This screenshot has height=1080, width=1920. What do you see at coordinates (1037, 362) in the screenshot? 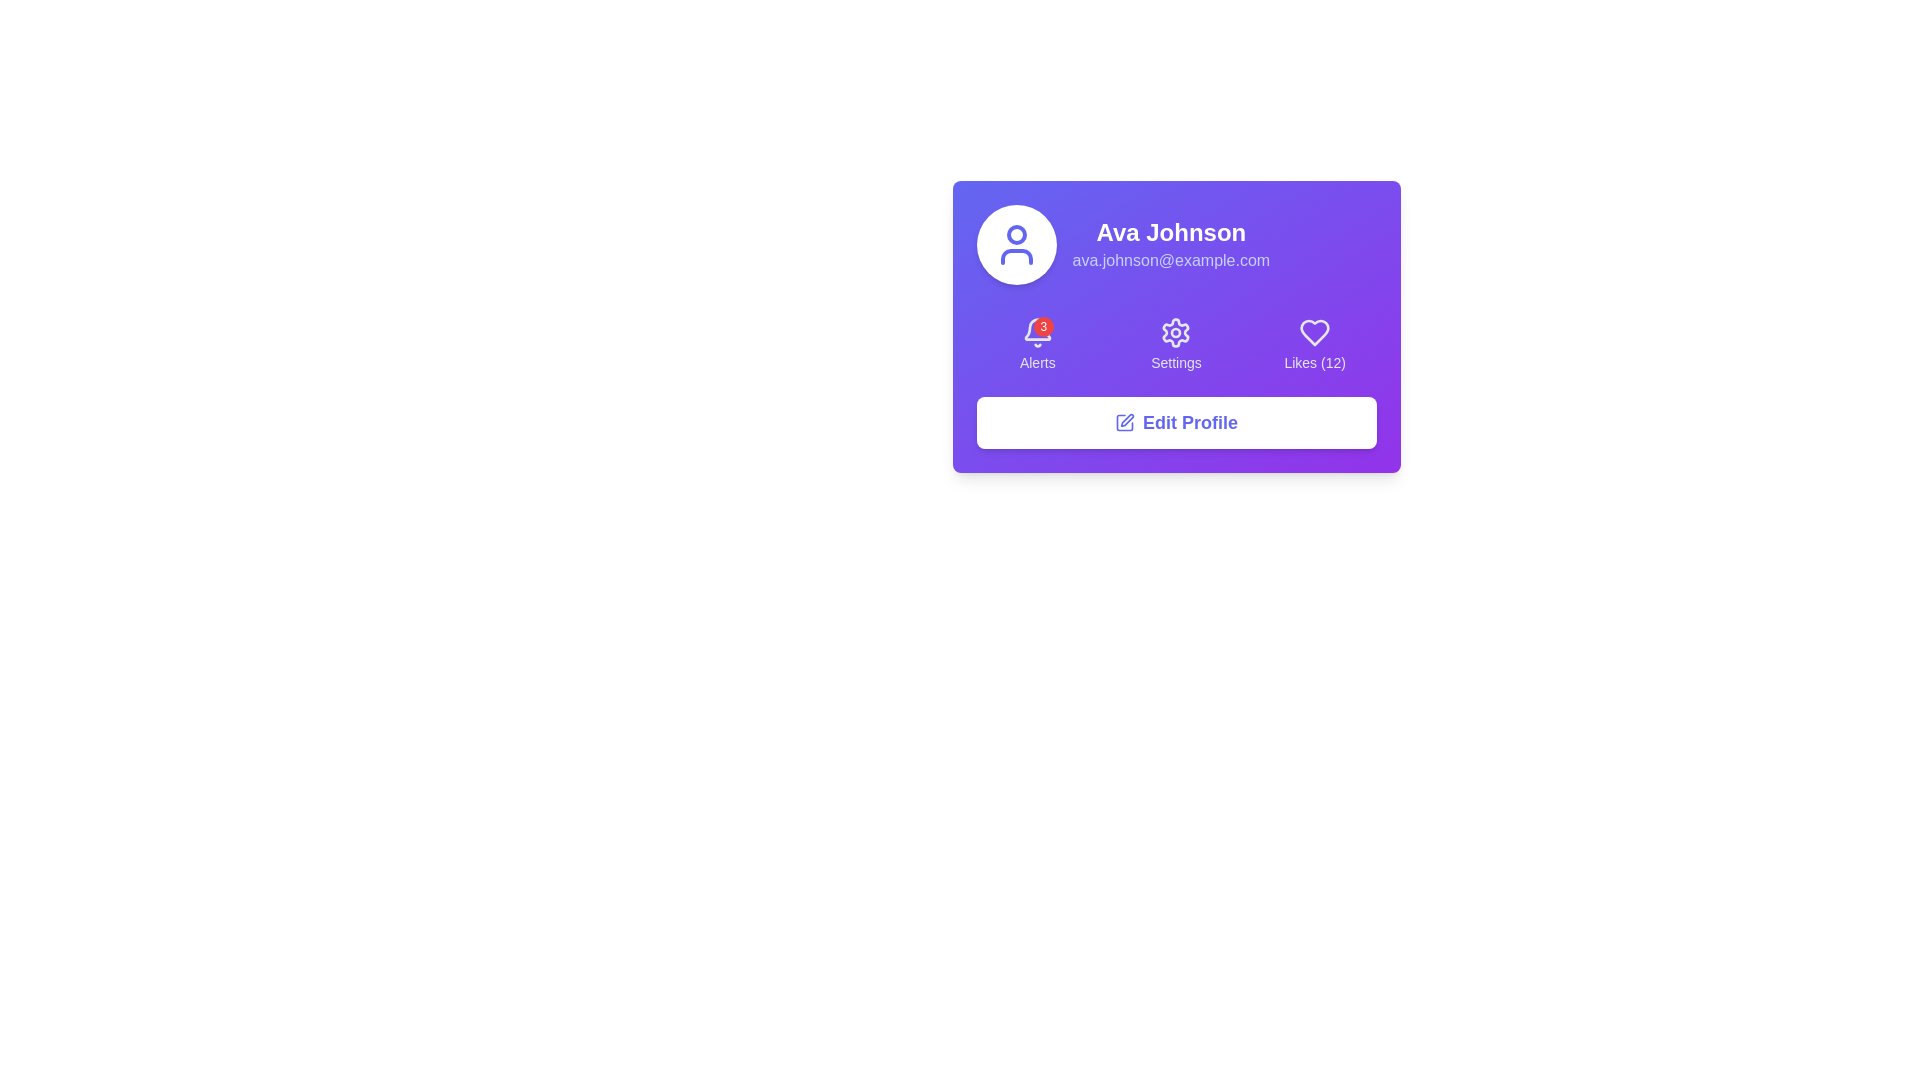
I see `the Text label that describes the notification feature associated with the bell icon, located at the bottom center of its group` at bounding box center [1037, 362].